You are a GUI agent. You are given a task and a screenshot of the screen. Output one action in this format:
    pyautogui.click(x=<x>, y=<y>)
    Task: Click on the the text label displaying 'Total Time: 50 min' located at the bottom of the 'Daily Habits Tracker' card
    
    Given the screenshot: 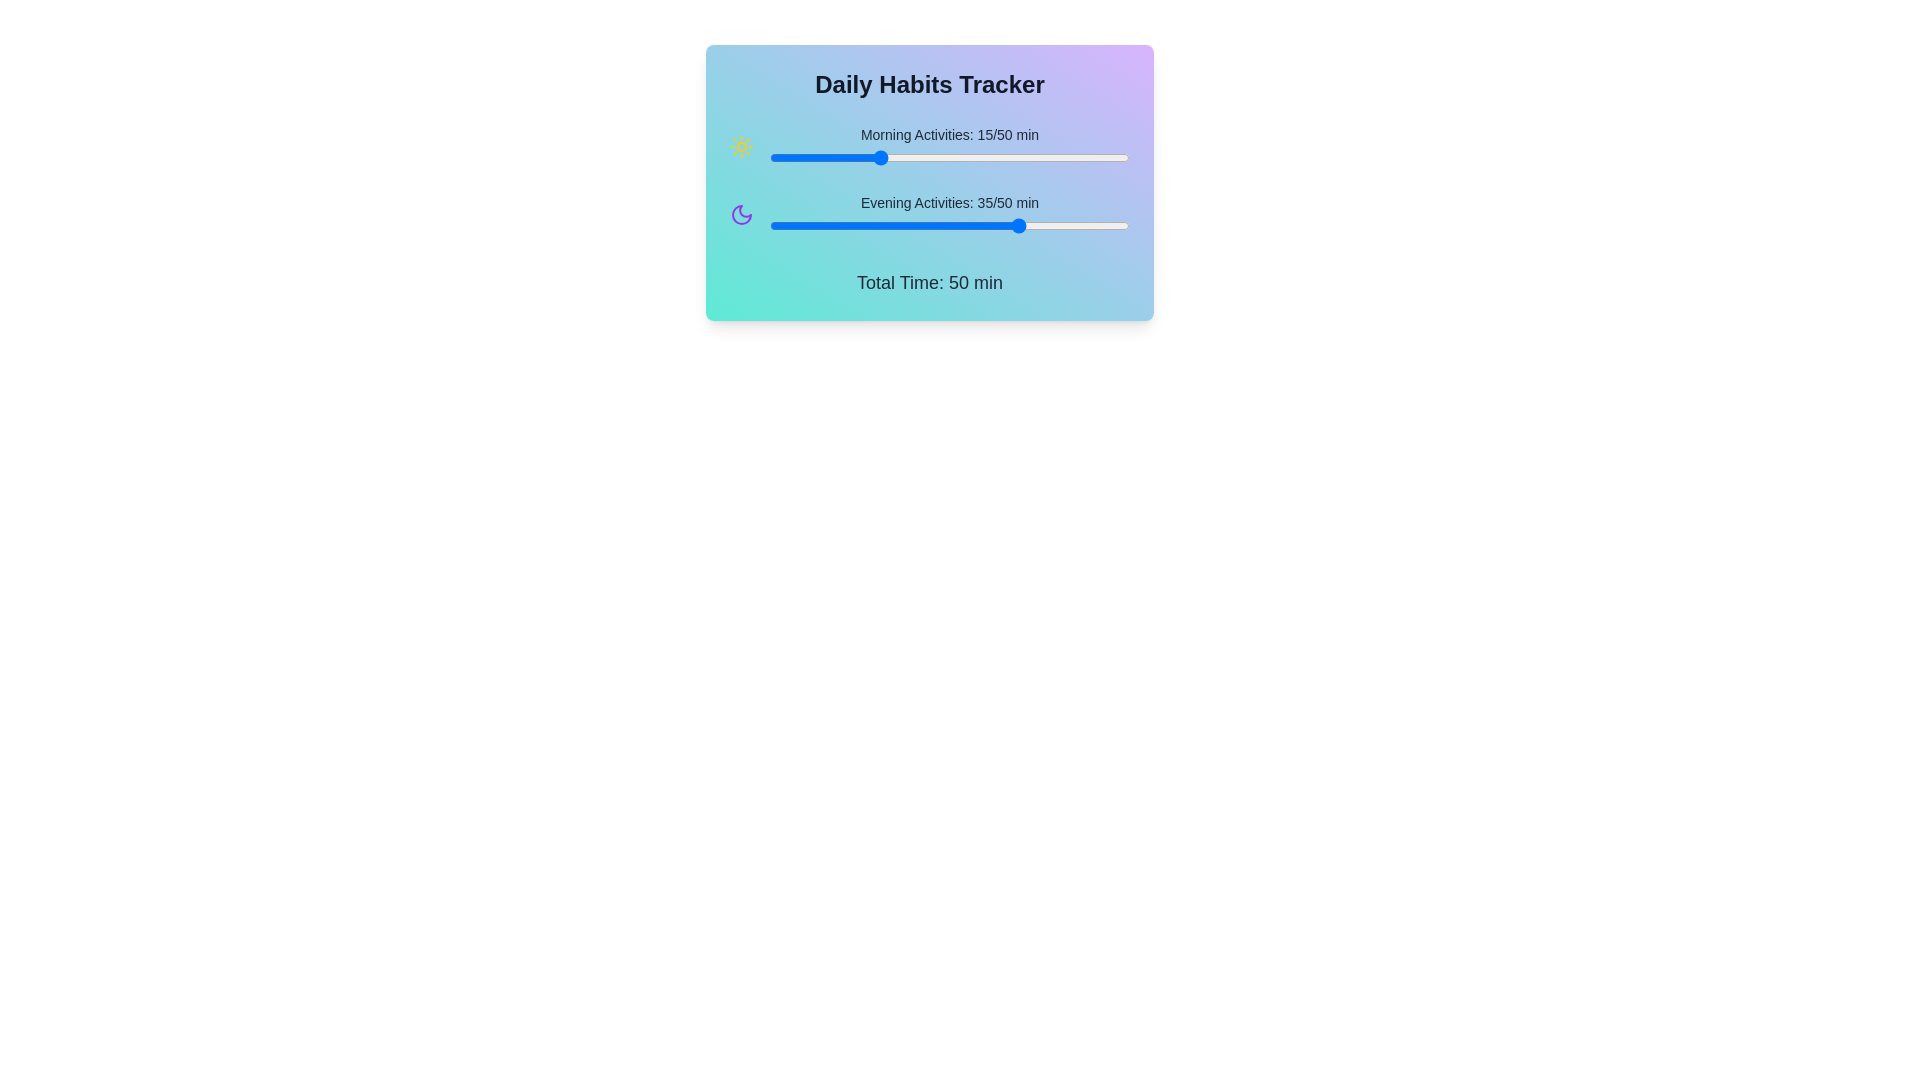 What is the action you would take?
    pyautogui.click(x=929, y=282)
    